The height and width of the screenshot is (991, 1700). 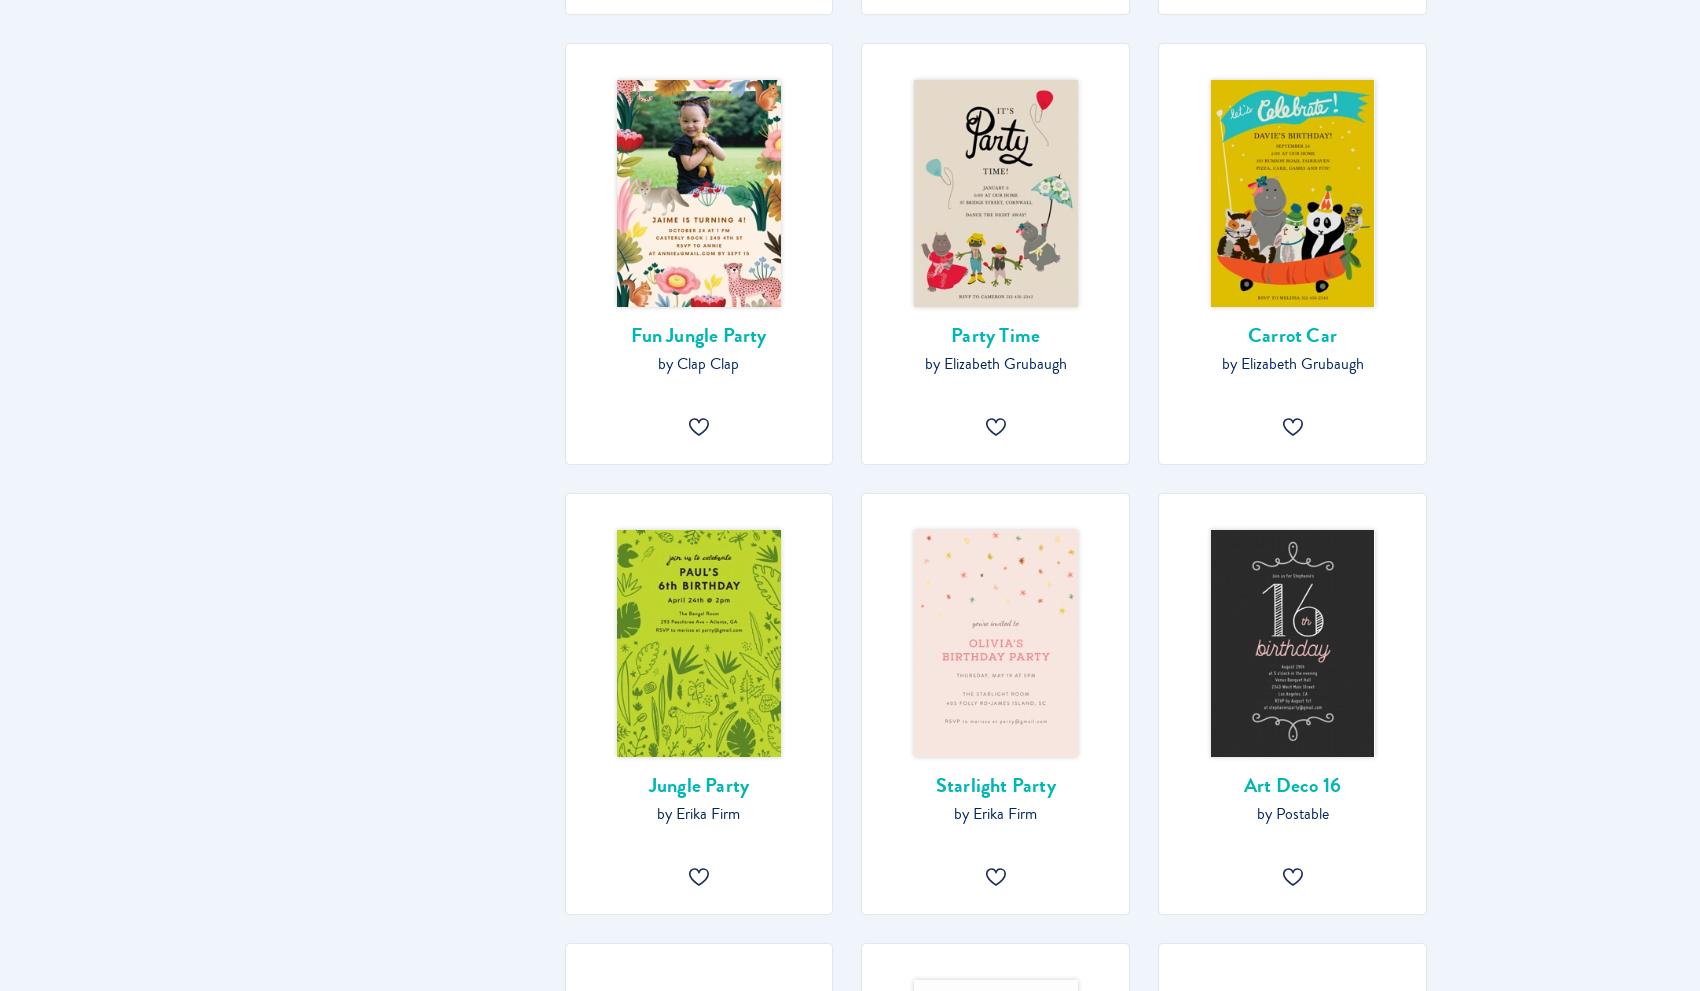 What do you see at coordinates (1301, 813) in the screenshot?
I see `'Postable'` at bounding box center [1301, 813].